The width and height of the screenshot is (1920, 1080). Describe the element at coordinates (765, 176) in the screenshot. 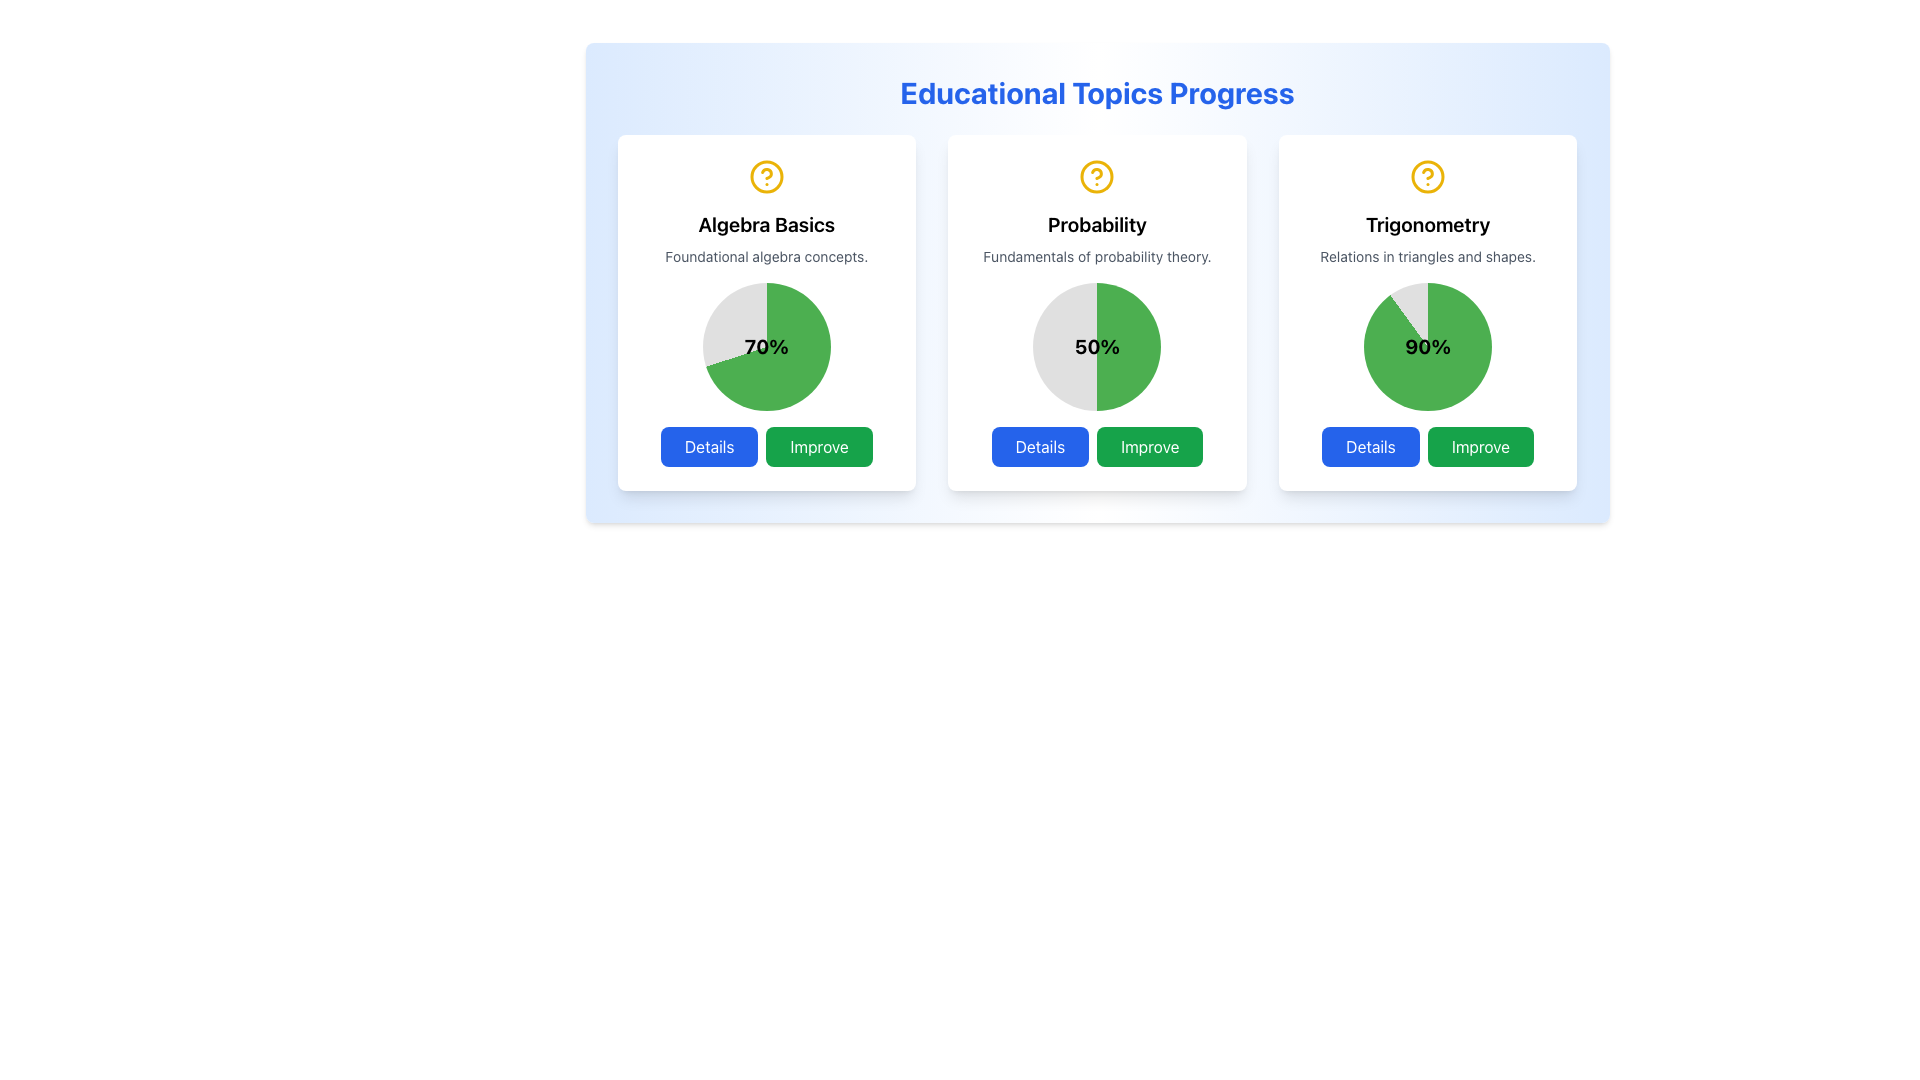

I see `the small circular shape at the center of the question-mark styled help icon located at the top portion of the first card in a row of three cards` at that location.